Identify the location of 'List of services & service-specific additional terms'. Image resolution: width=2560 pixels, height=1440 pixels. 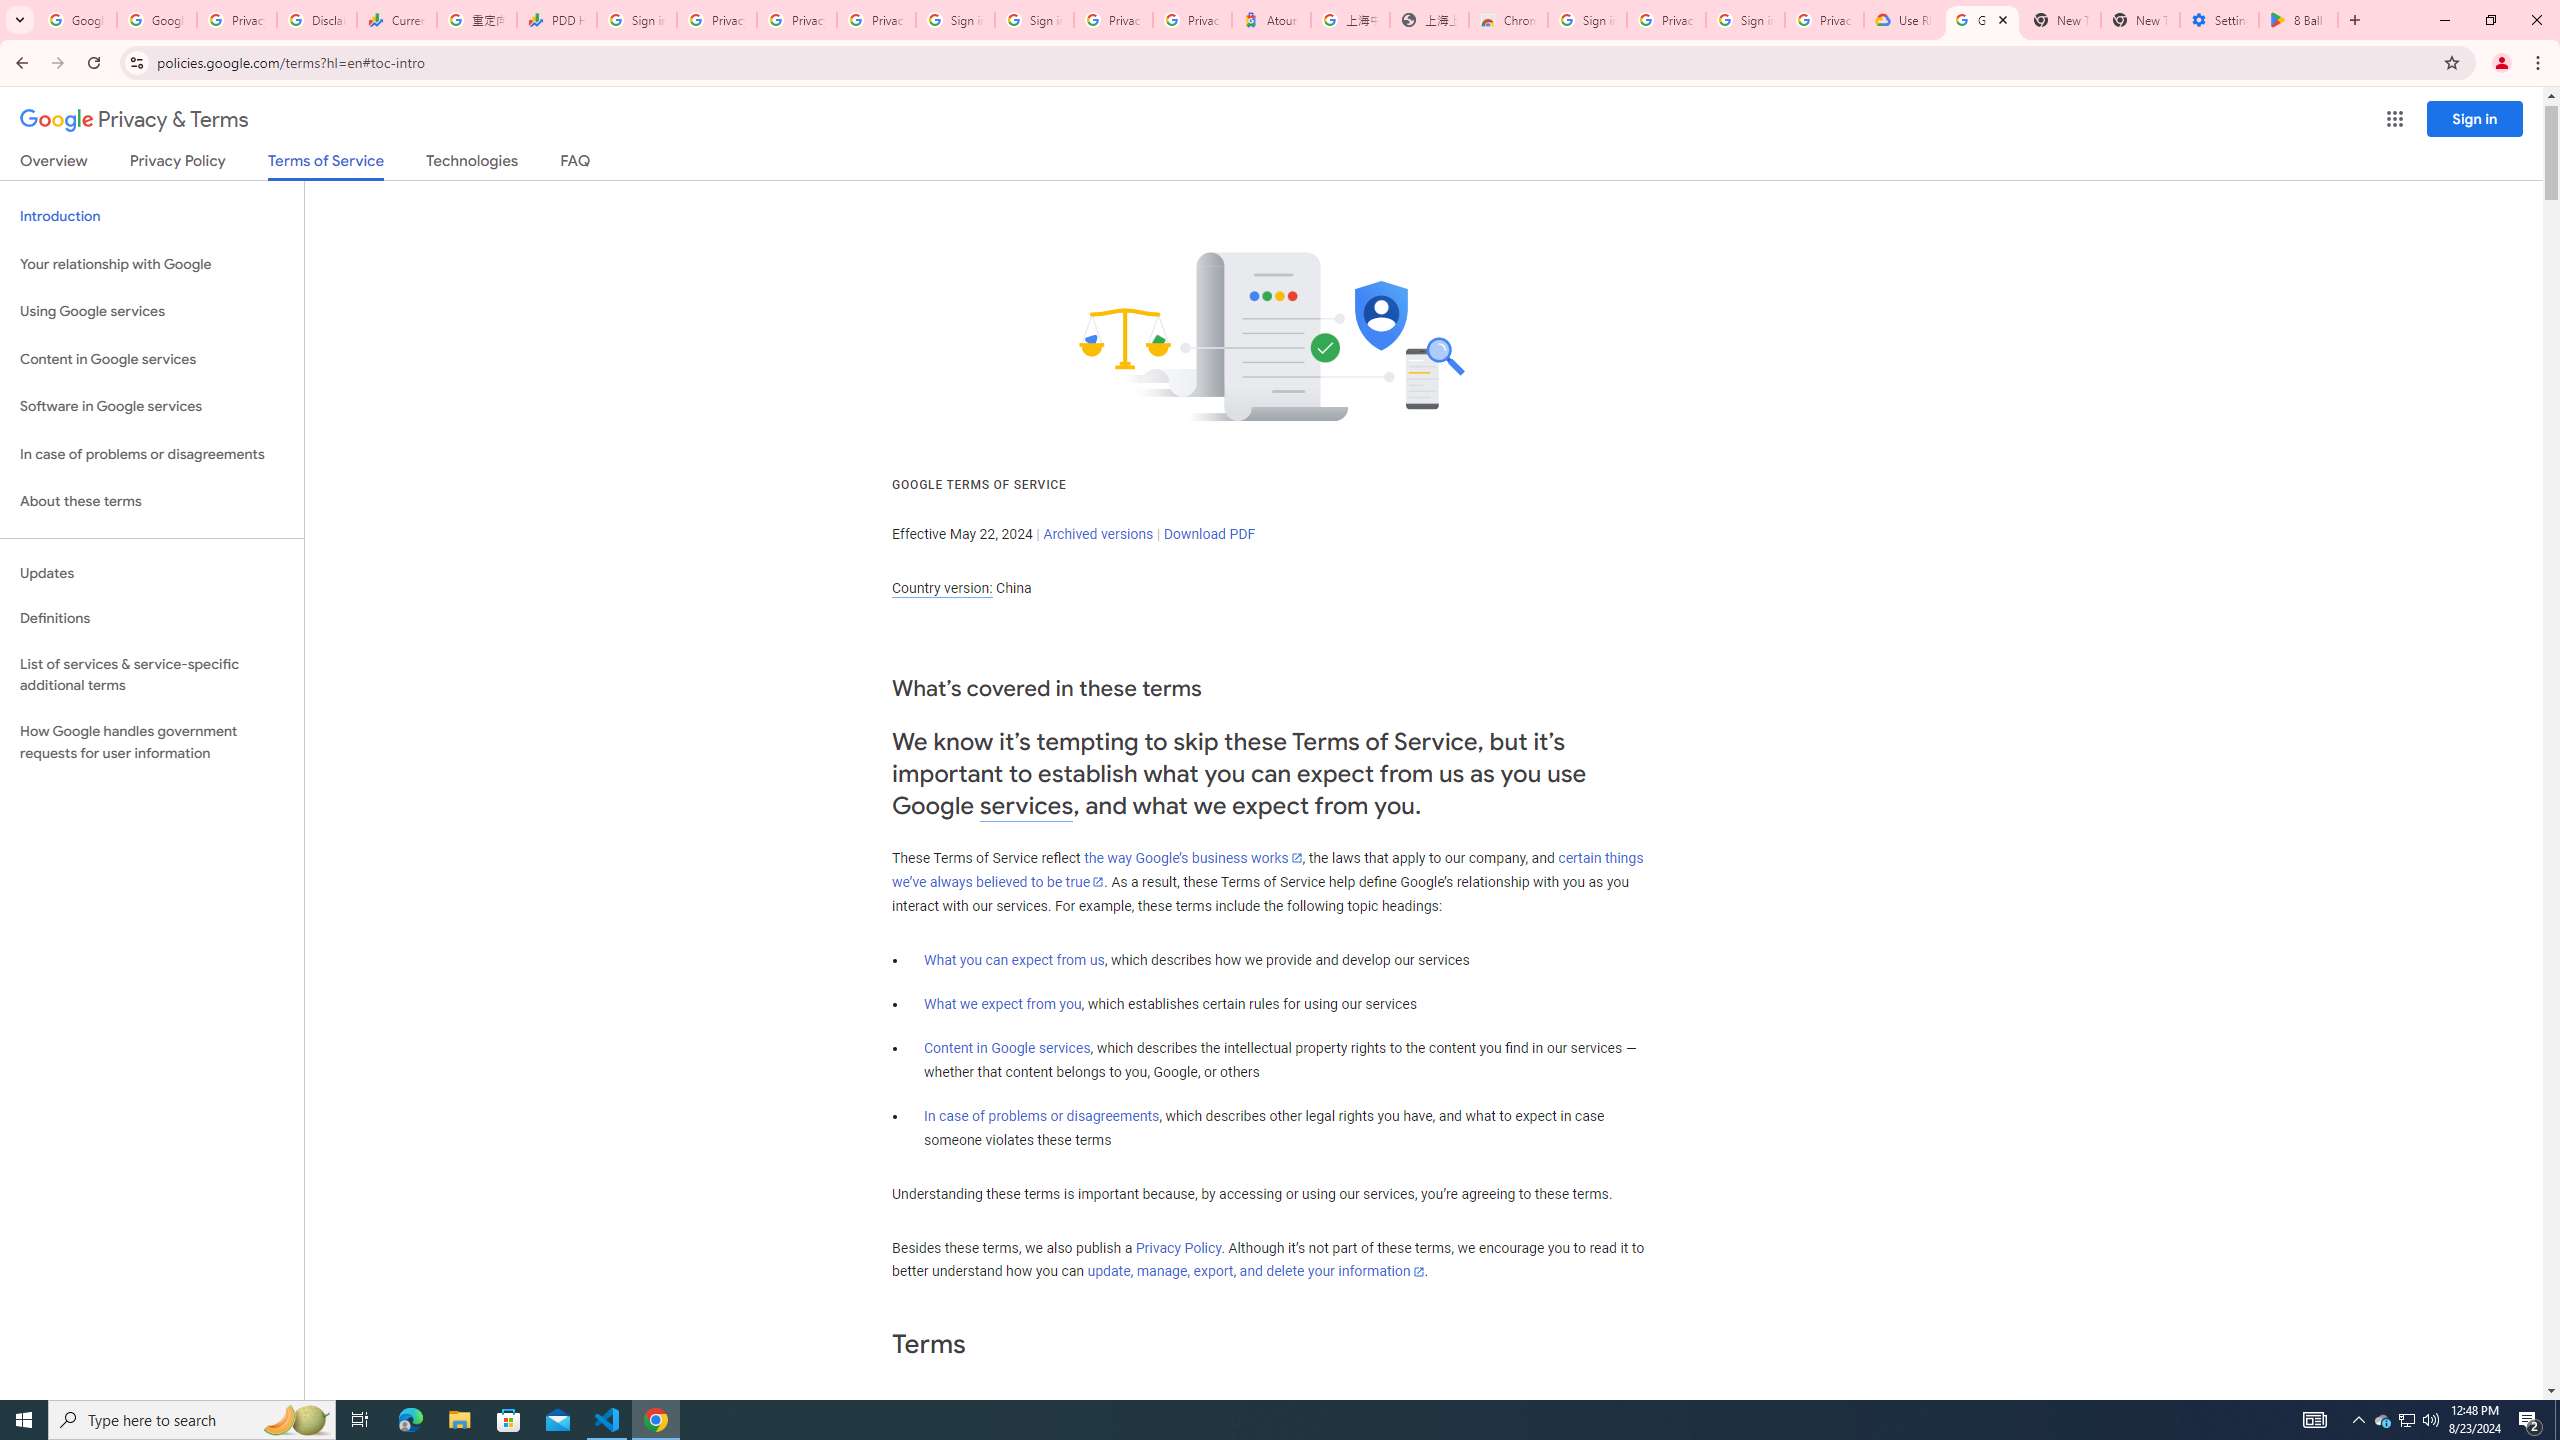
(151, 674).